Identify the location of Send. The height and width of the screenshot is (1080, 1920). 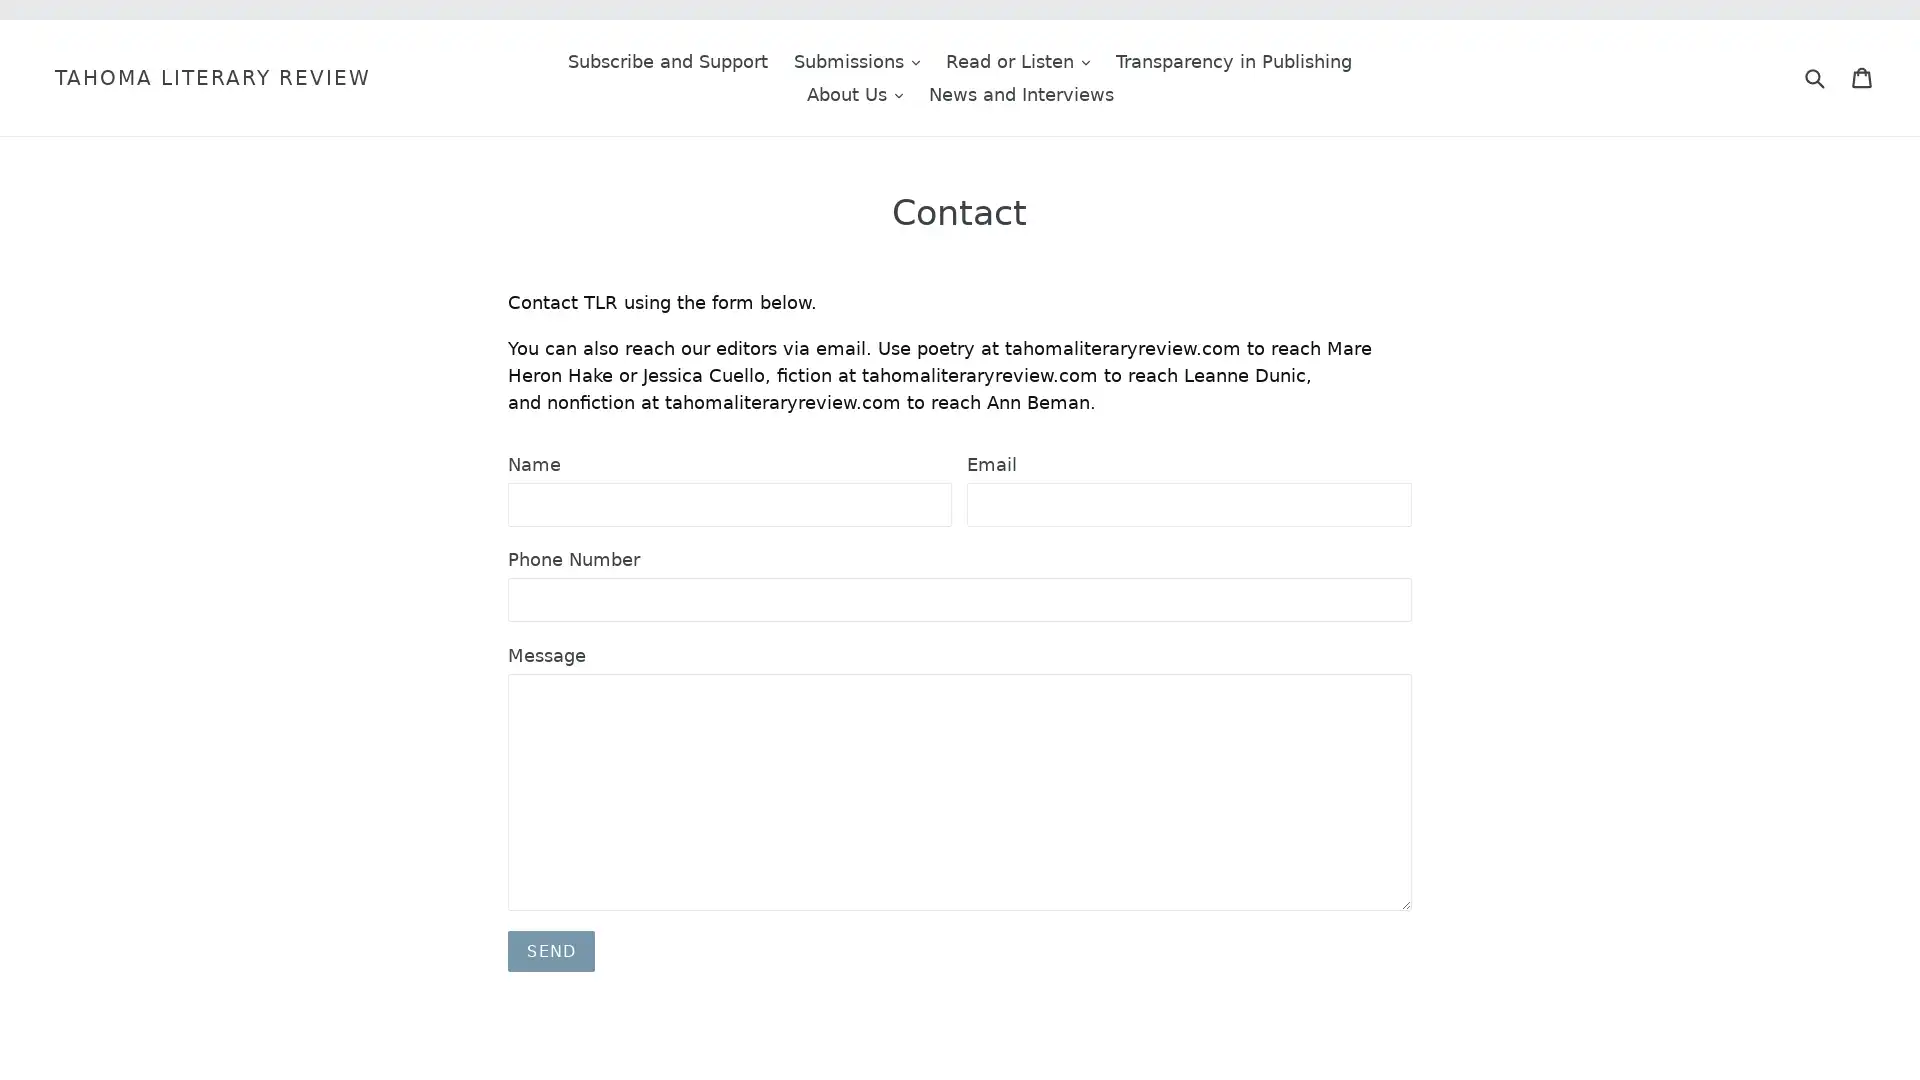
(551, 950).